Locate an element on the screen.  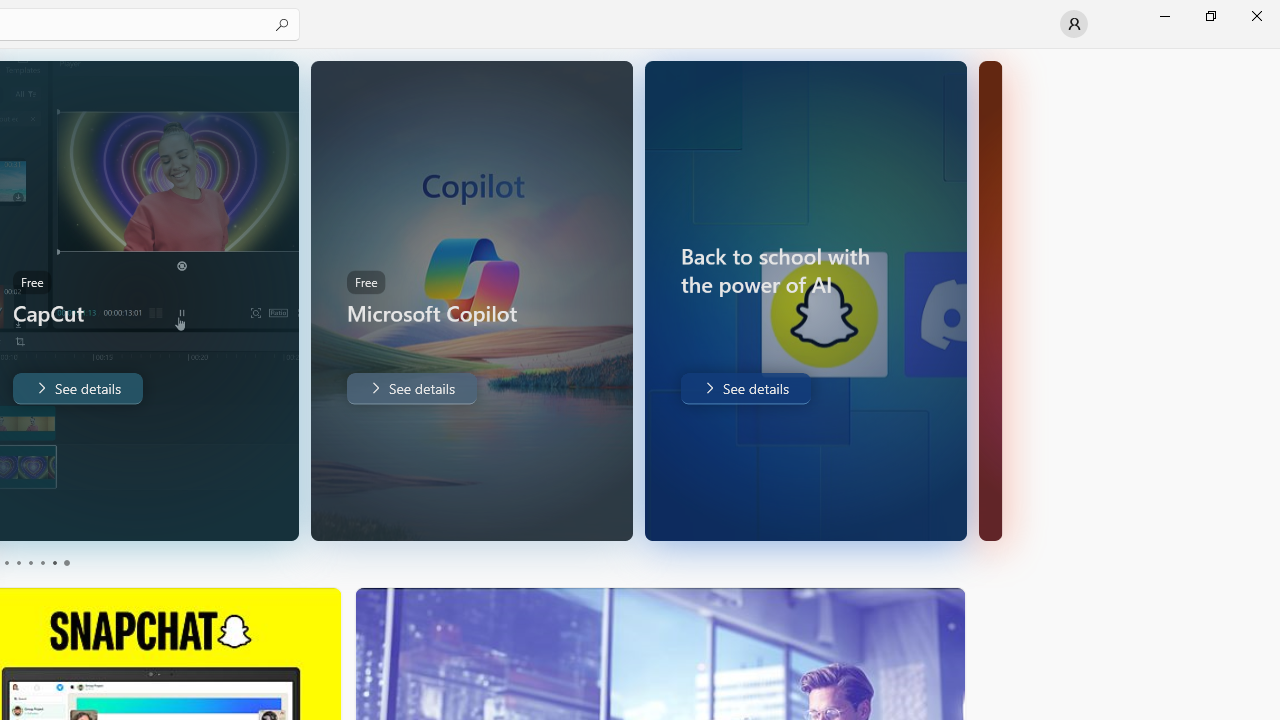
'Page 6' is located at coordinates (65, 563).